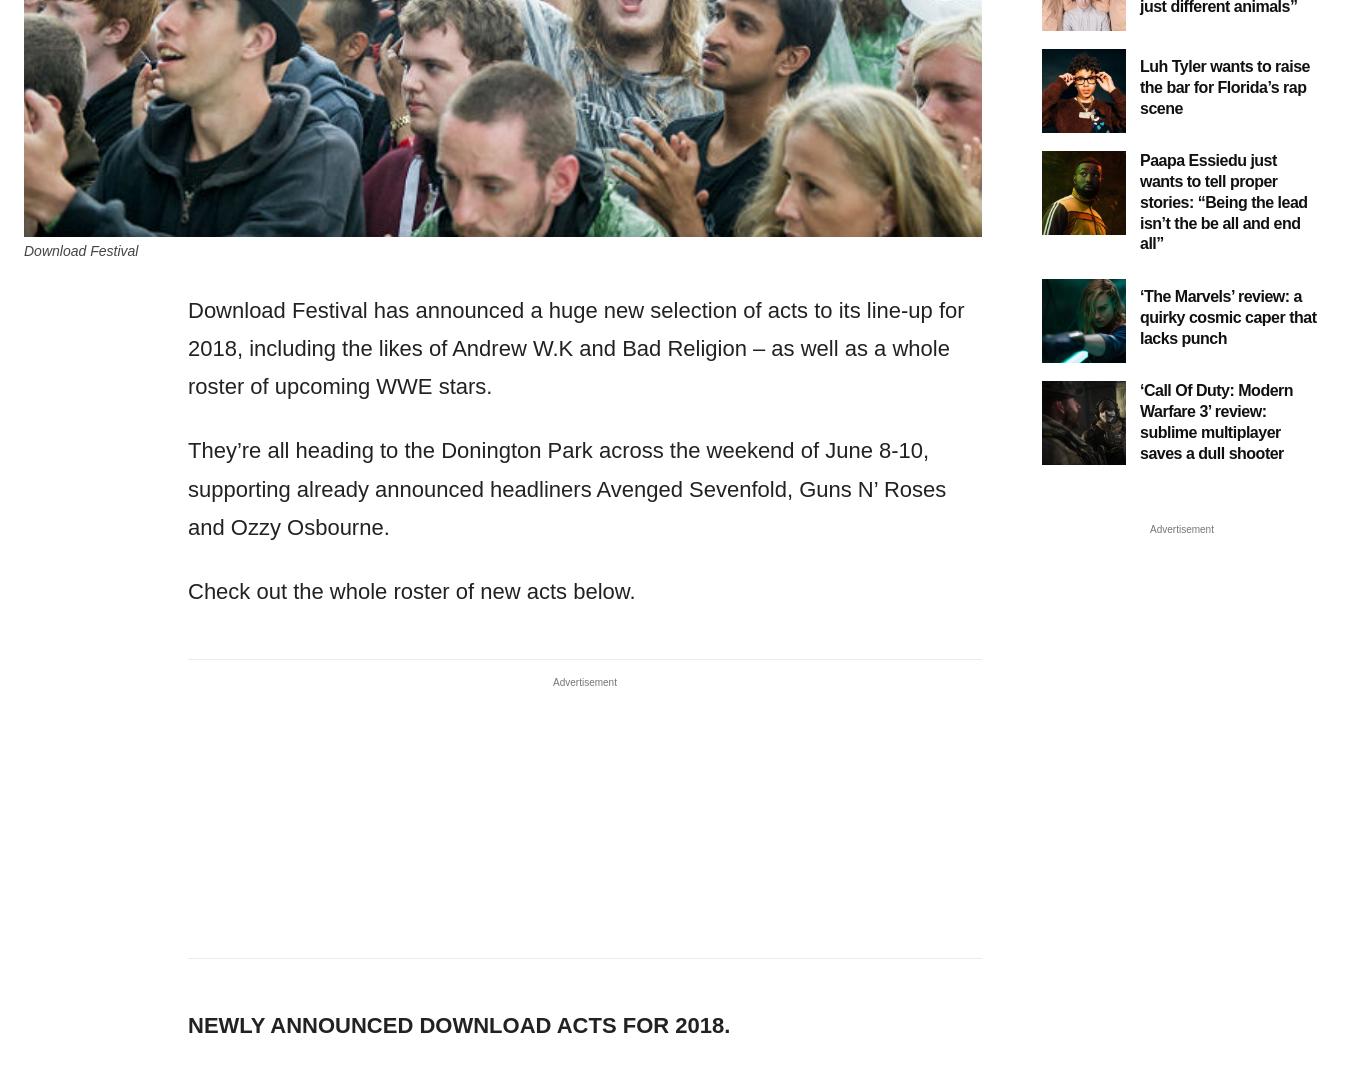 This screenshot has height=1066, width=1366. I want to click on 'Download Festival', so click(81, 248).